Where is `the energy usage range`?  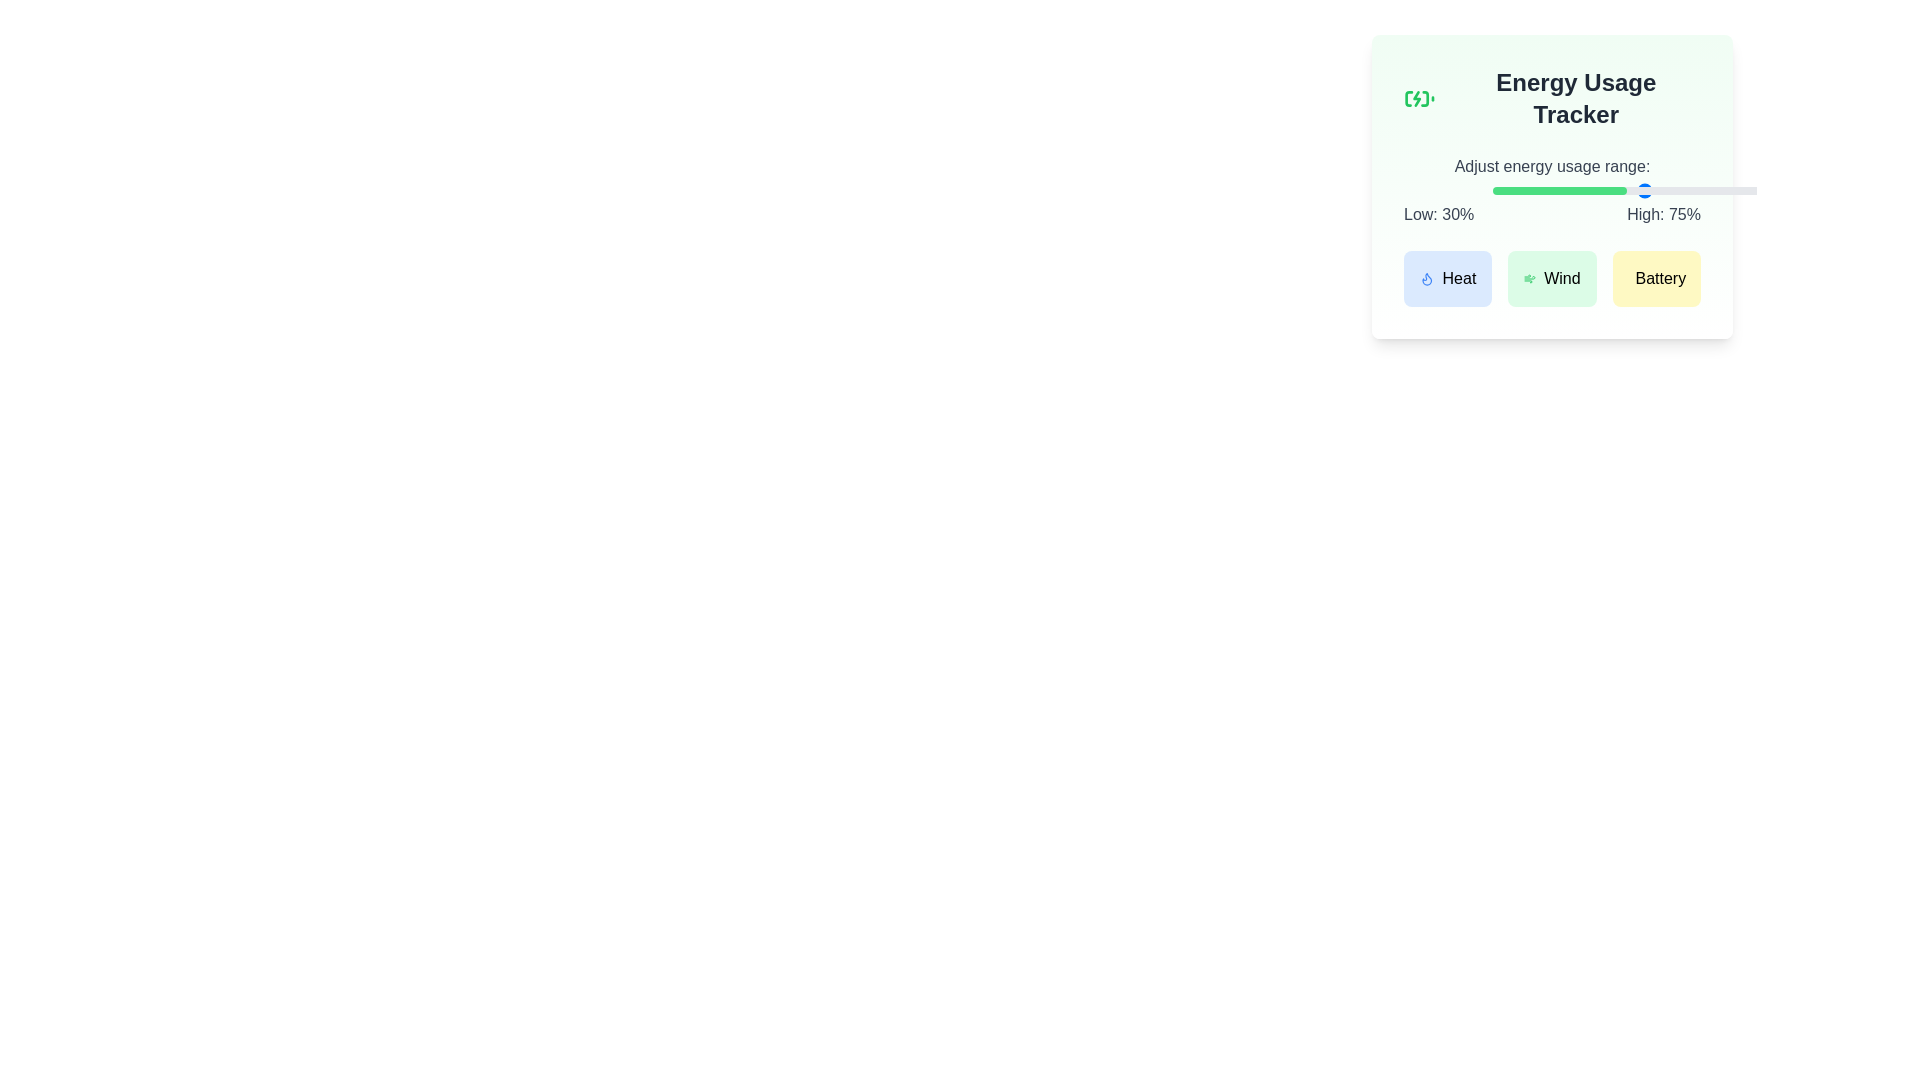 the energy usage range is located at coordinates (1787, 191).